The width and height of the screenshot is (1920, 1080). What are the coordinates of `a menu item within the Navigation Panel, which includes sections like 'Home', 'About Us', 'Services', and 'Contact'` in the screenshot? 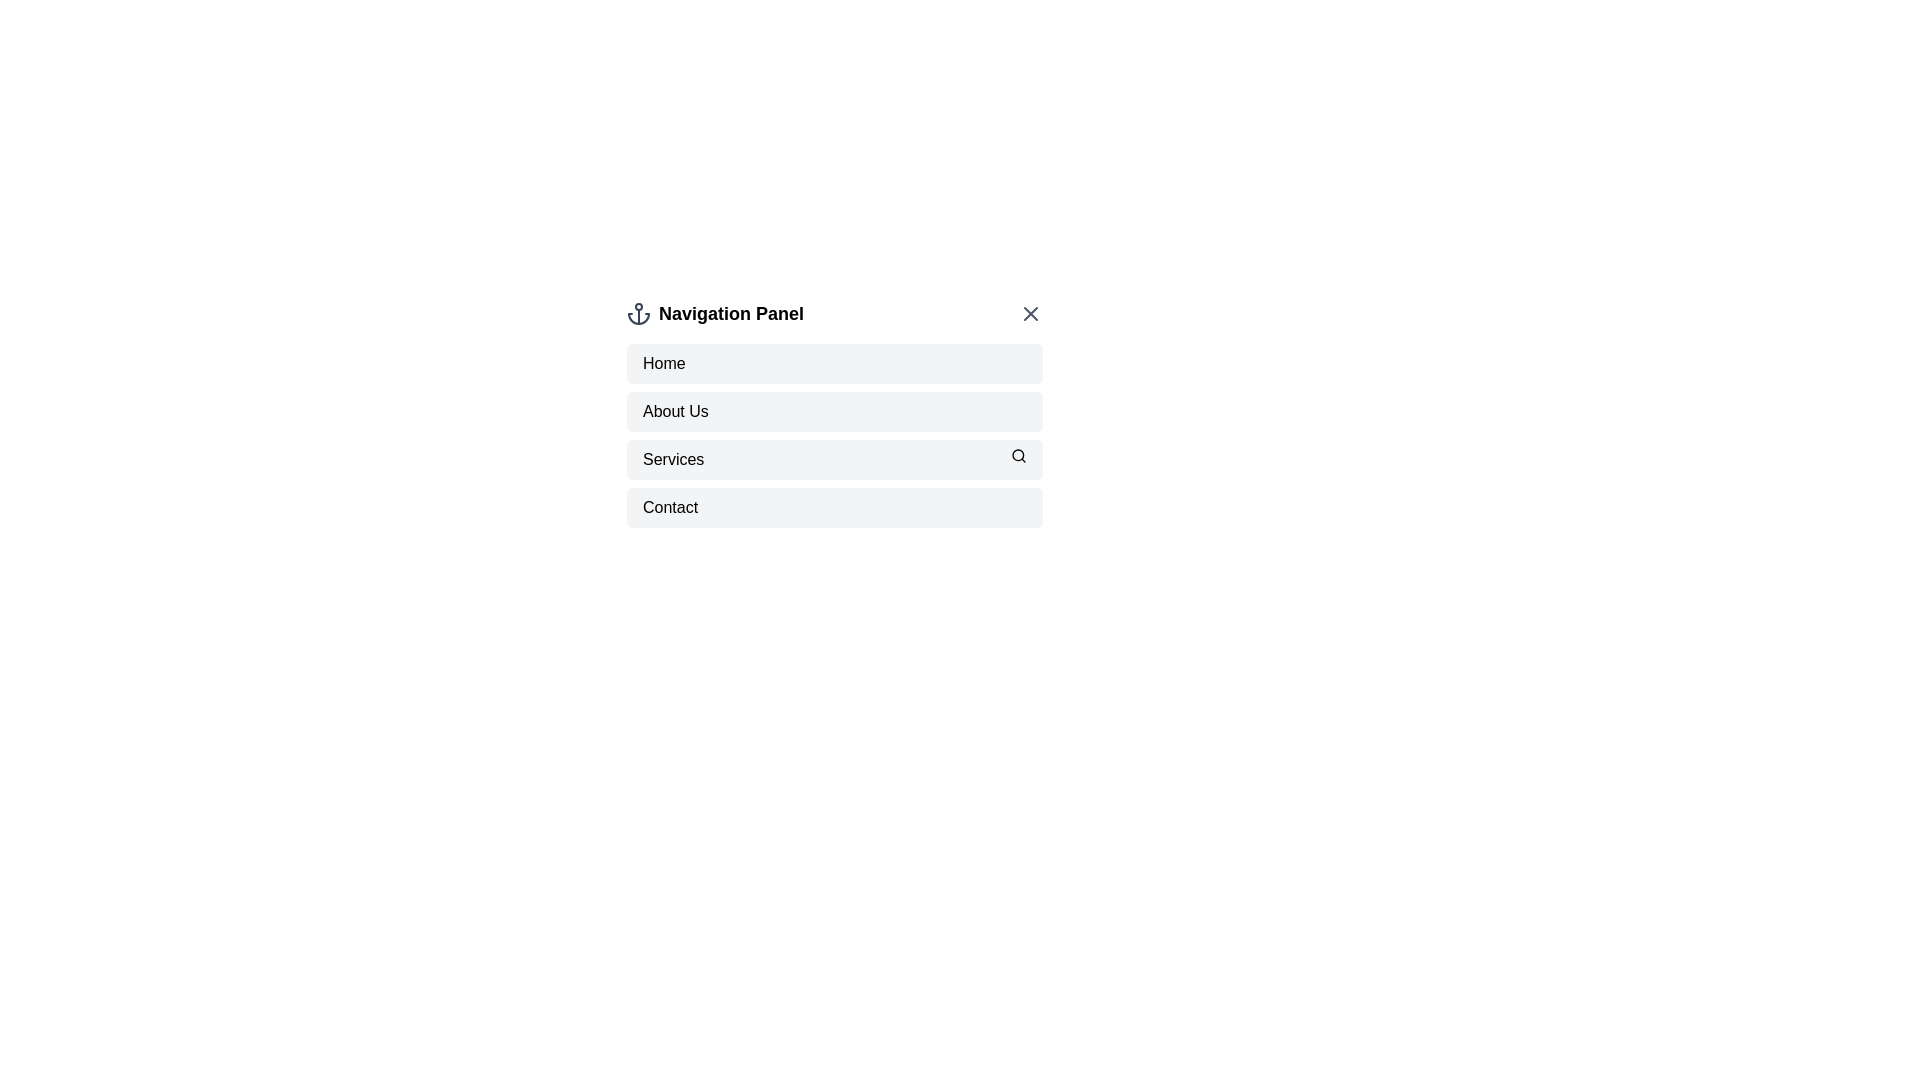 It's located at (835, 434).